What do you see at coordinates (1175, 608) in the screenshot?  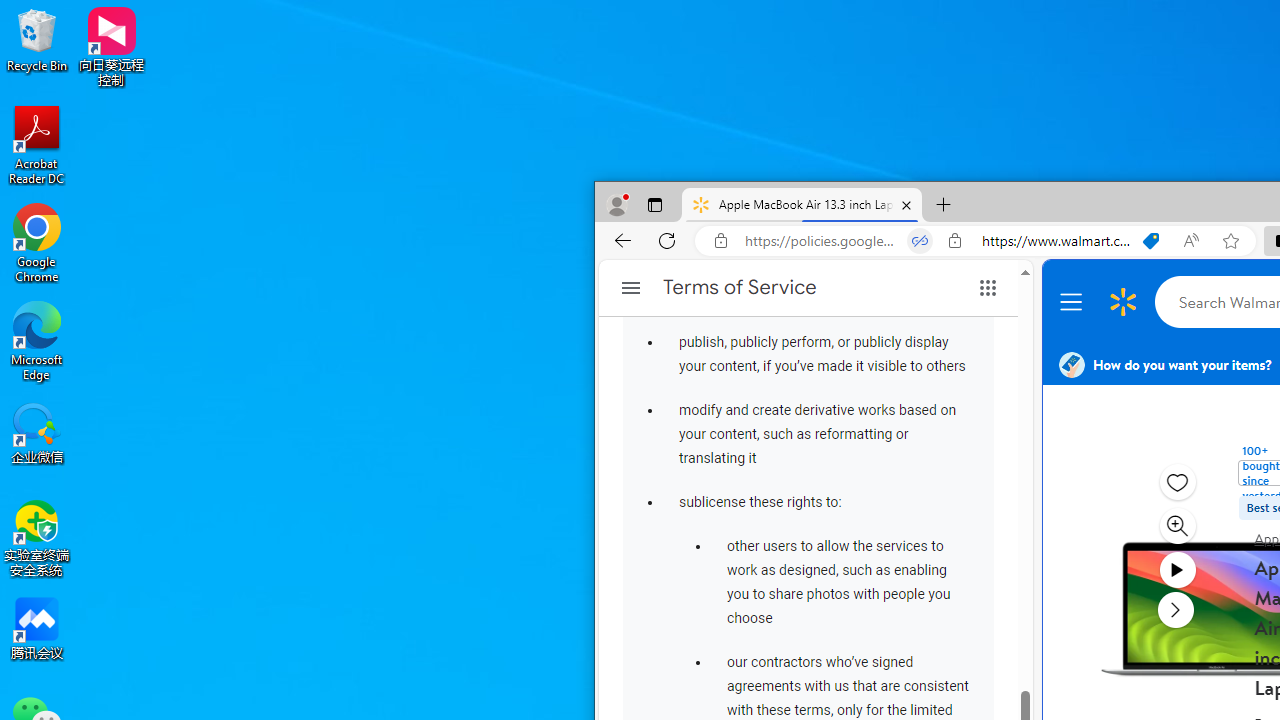 I see `'next media item'` at bounding box center [1175, 608].